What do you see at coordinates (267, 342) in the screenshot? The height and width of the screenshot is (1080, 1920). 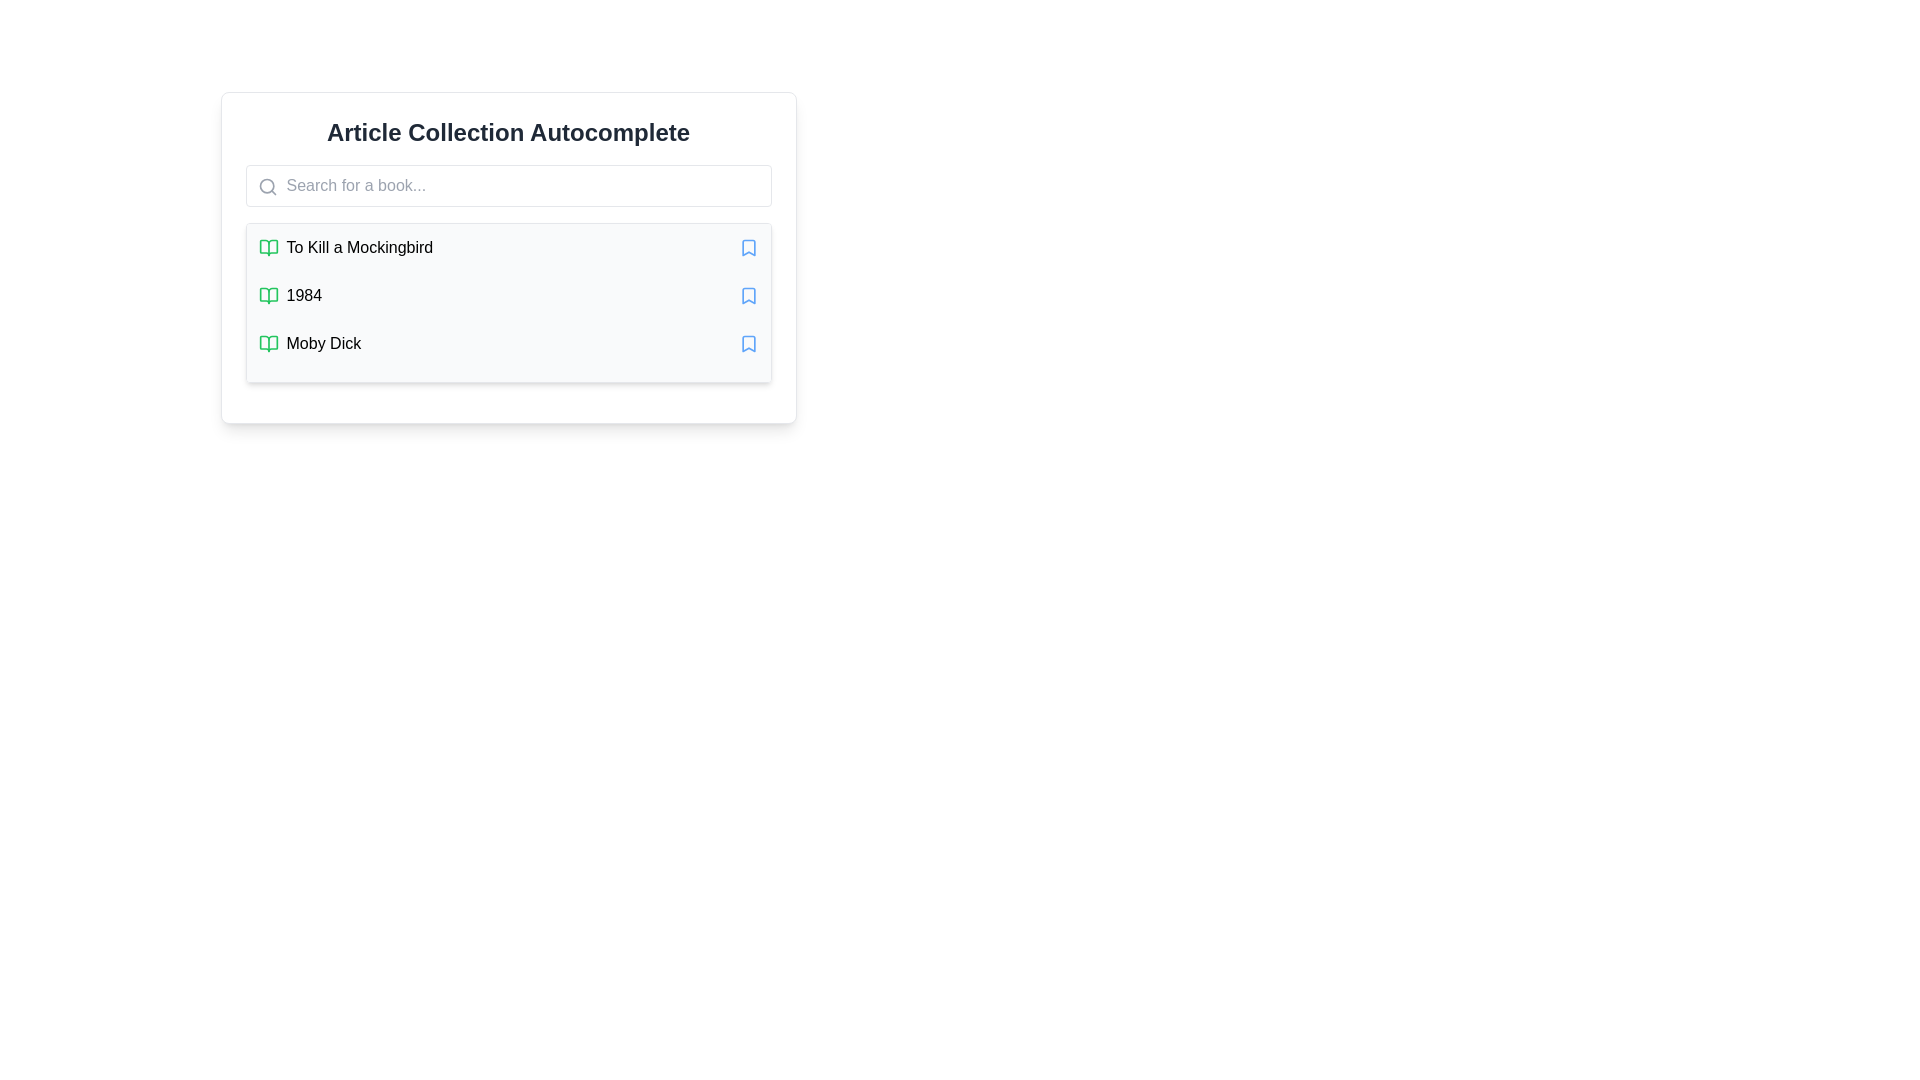 I see `the decorative icon that differentiates book entries in the dropdown list, located as the third icon to the left of 'Moby Dick'` at bounding box center [267, 342].